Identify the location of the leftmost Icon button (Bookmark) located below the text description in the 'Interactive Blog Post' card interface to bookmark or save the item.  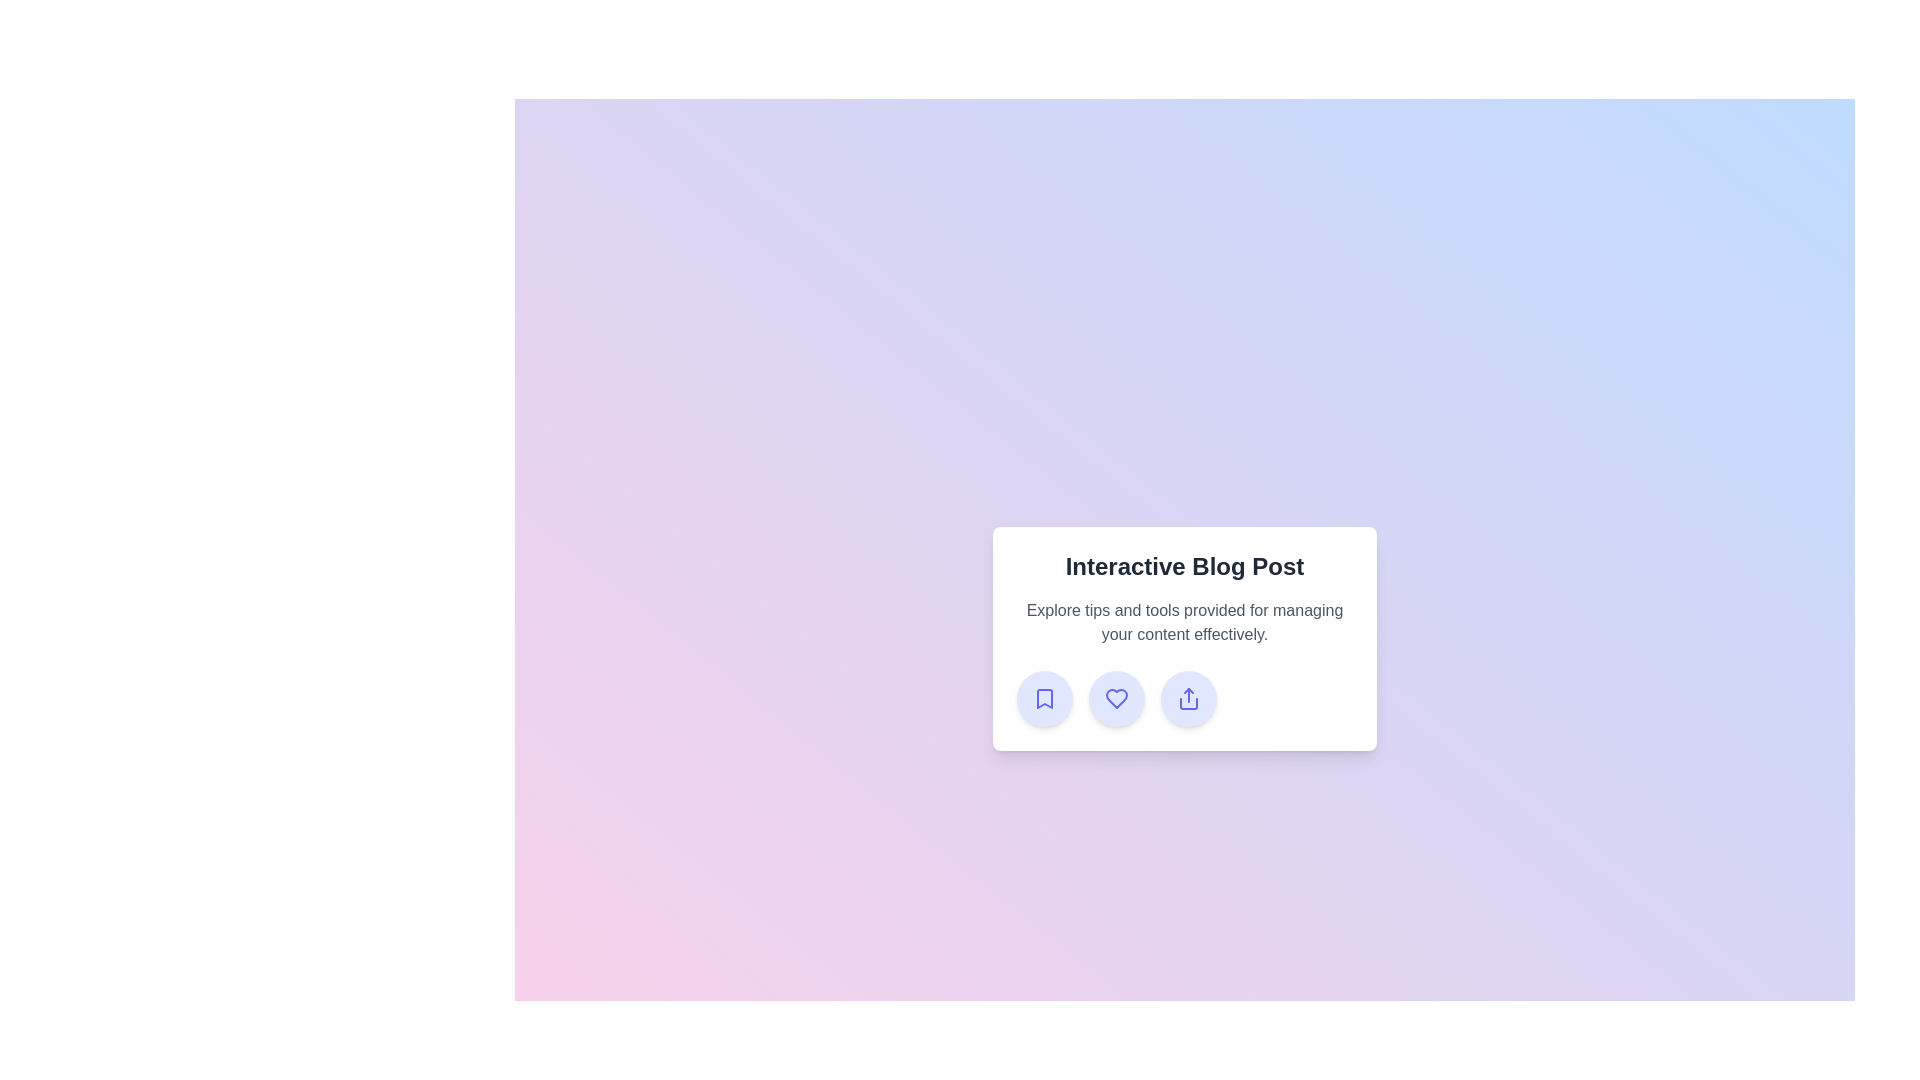
(1044, 697).